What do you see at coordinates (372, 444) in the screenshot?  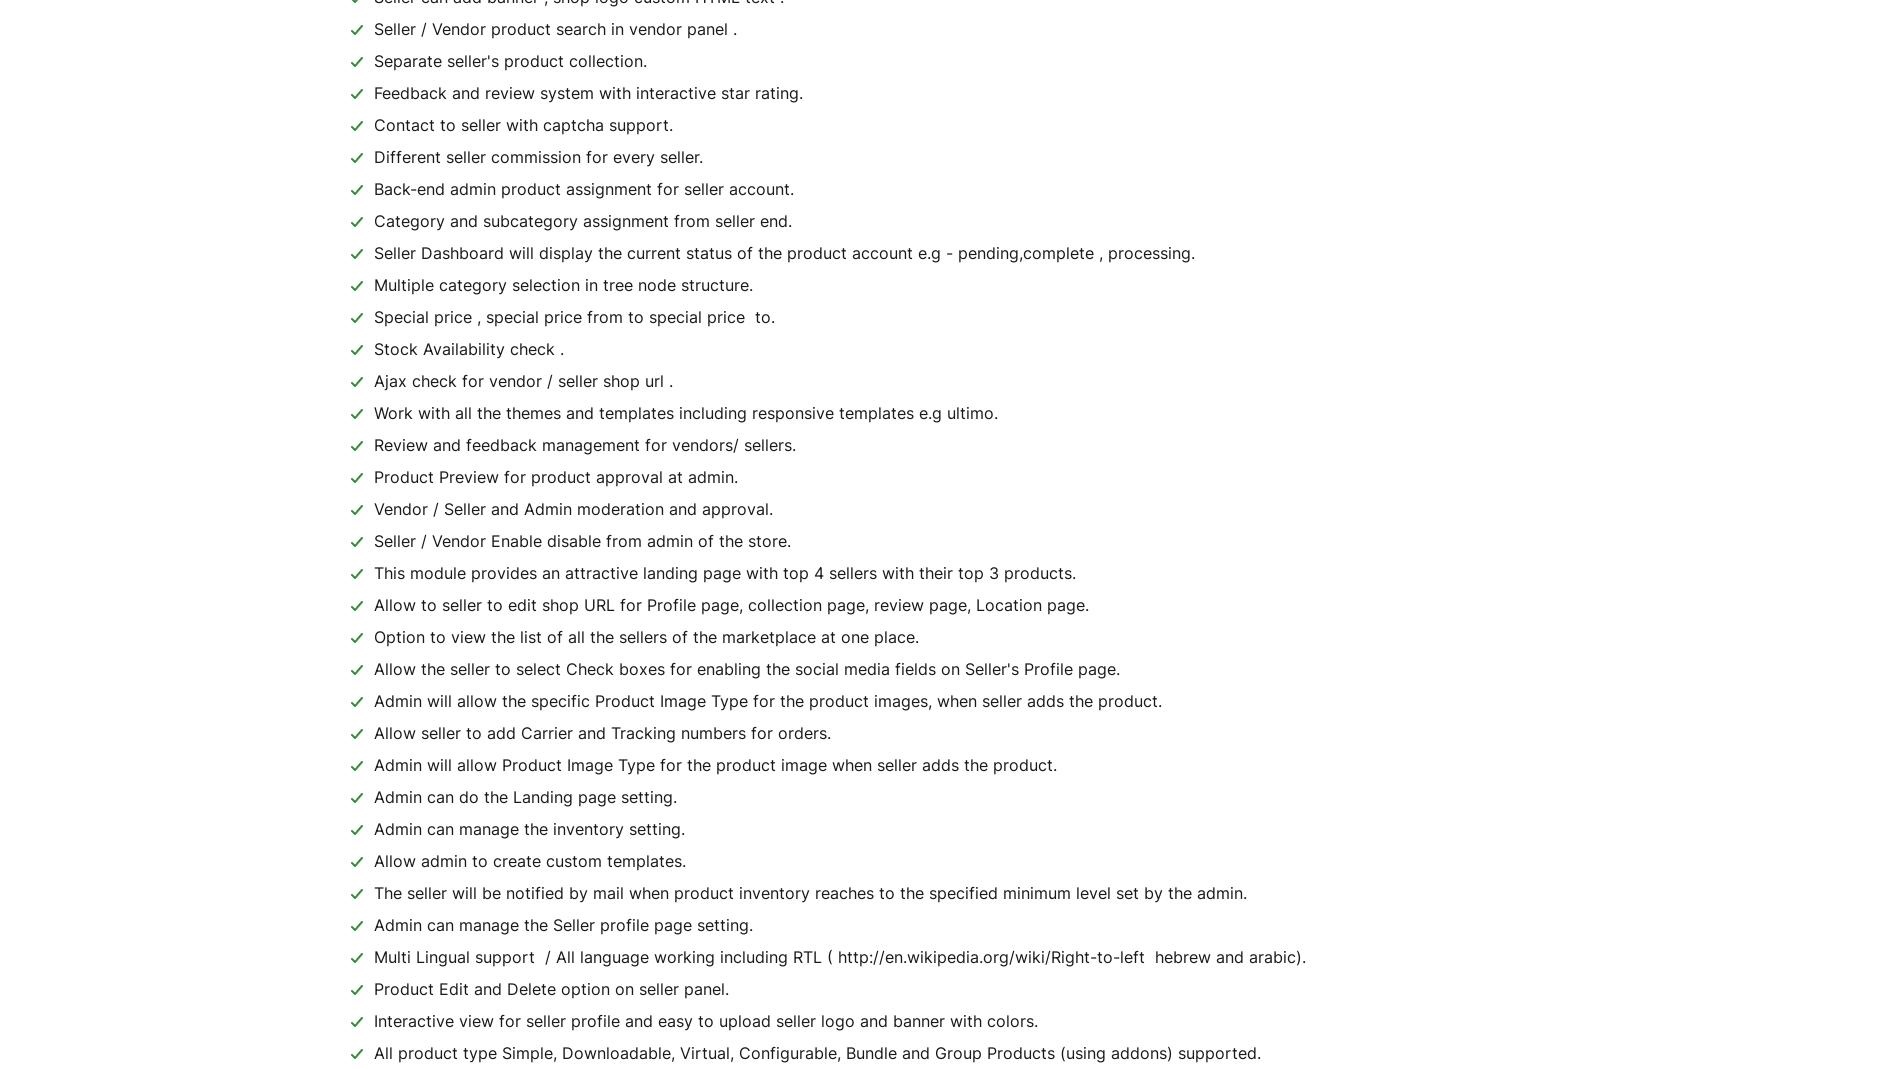 I see `'Review and feedback management for vendors/ sellers.'` at bounding box center [372, 444].